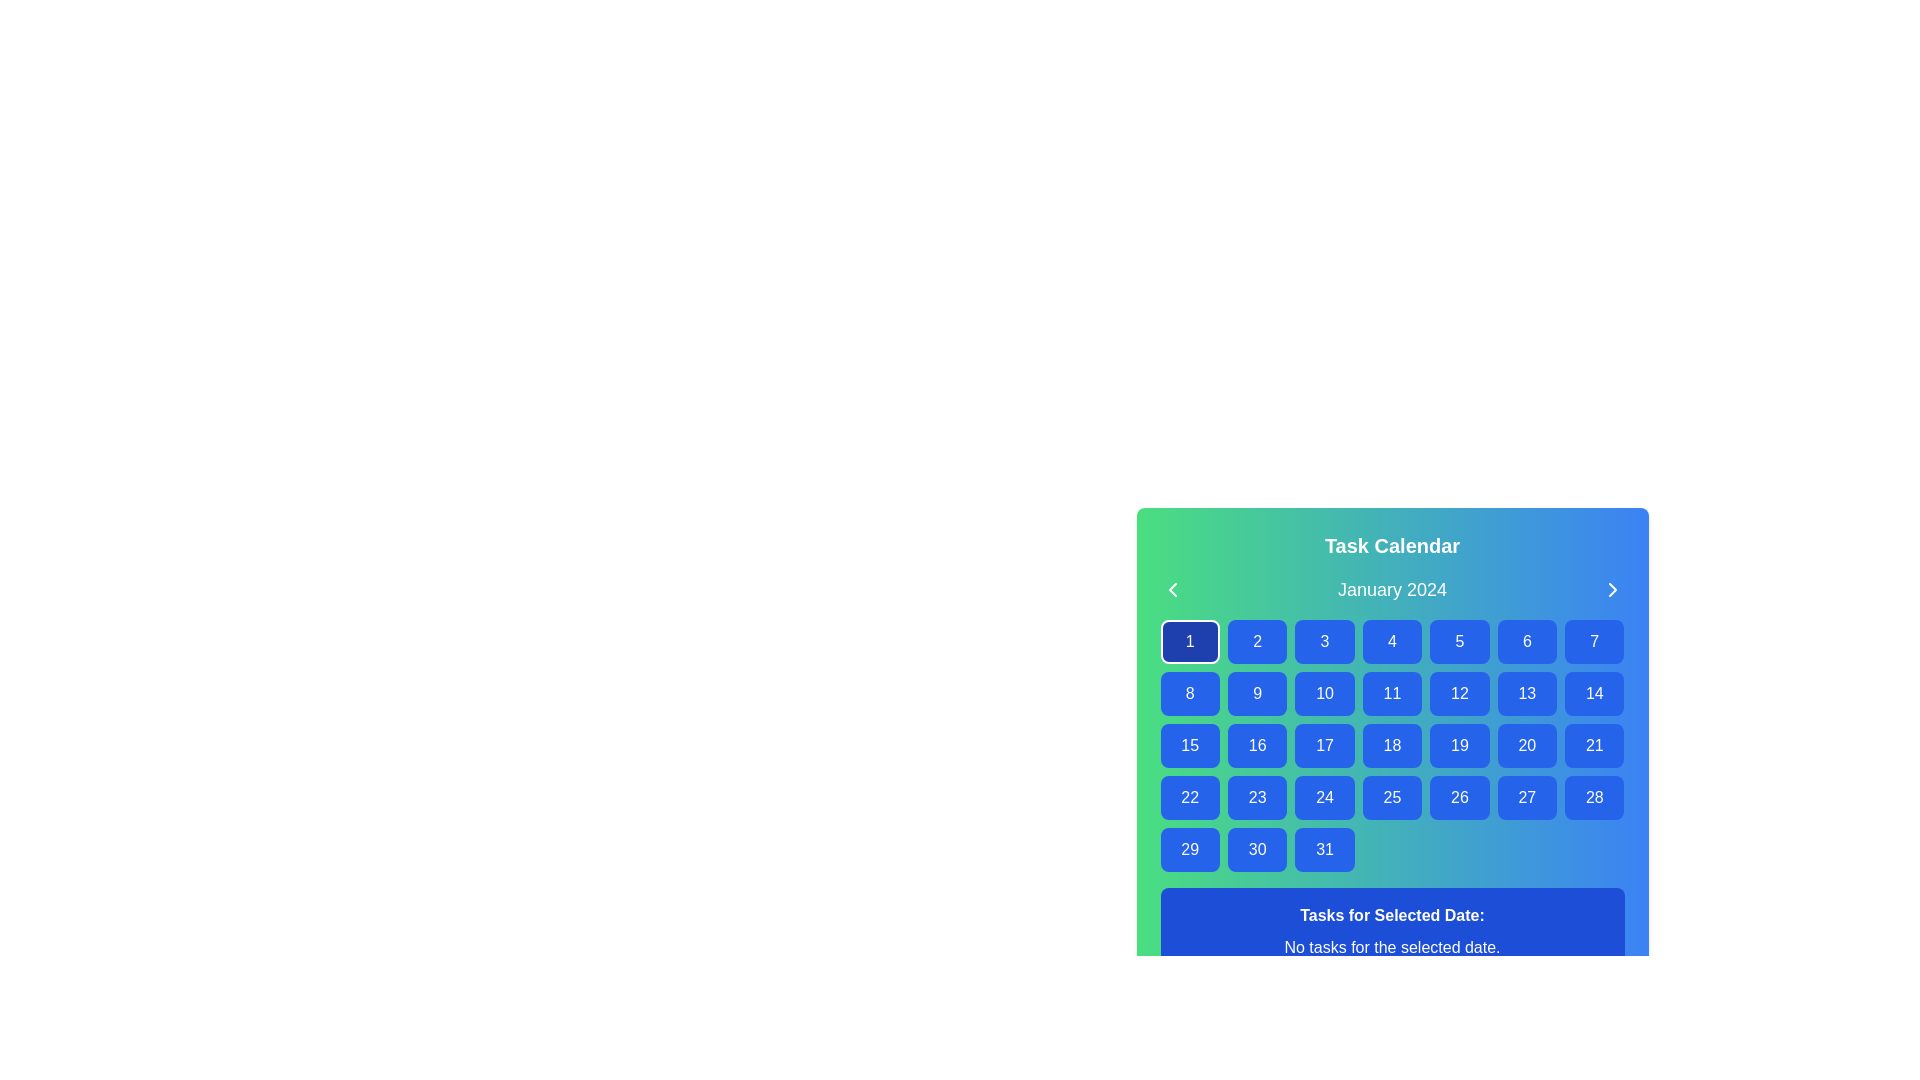 This screenshot has width=1920, height=1080. I want to click on the calendar day button for '17', so click(1324, 745).